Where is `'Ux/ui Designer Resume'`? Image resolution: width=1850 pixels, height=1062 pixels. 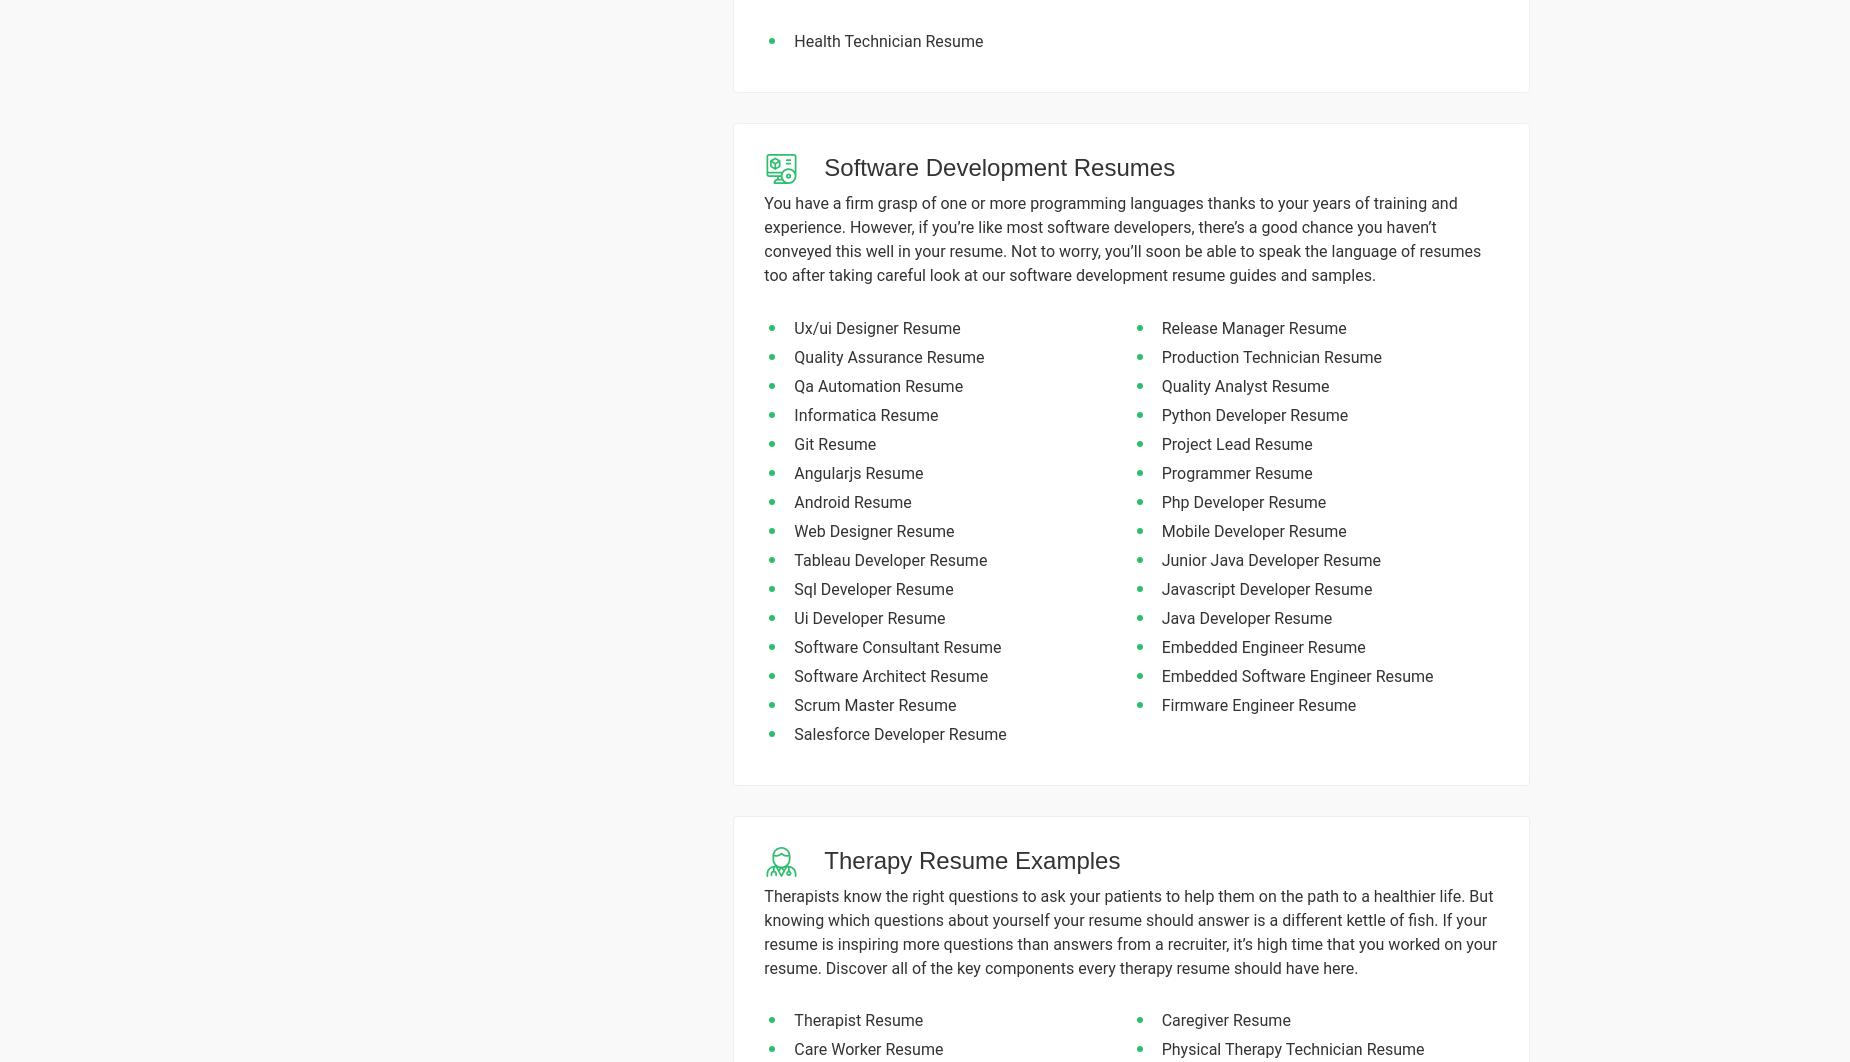
'Ux/ui Designer Resume' is located at coordinates (877, 326).